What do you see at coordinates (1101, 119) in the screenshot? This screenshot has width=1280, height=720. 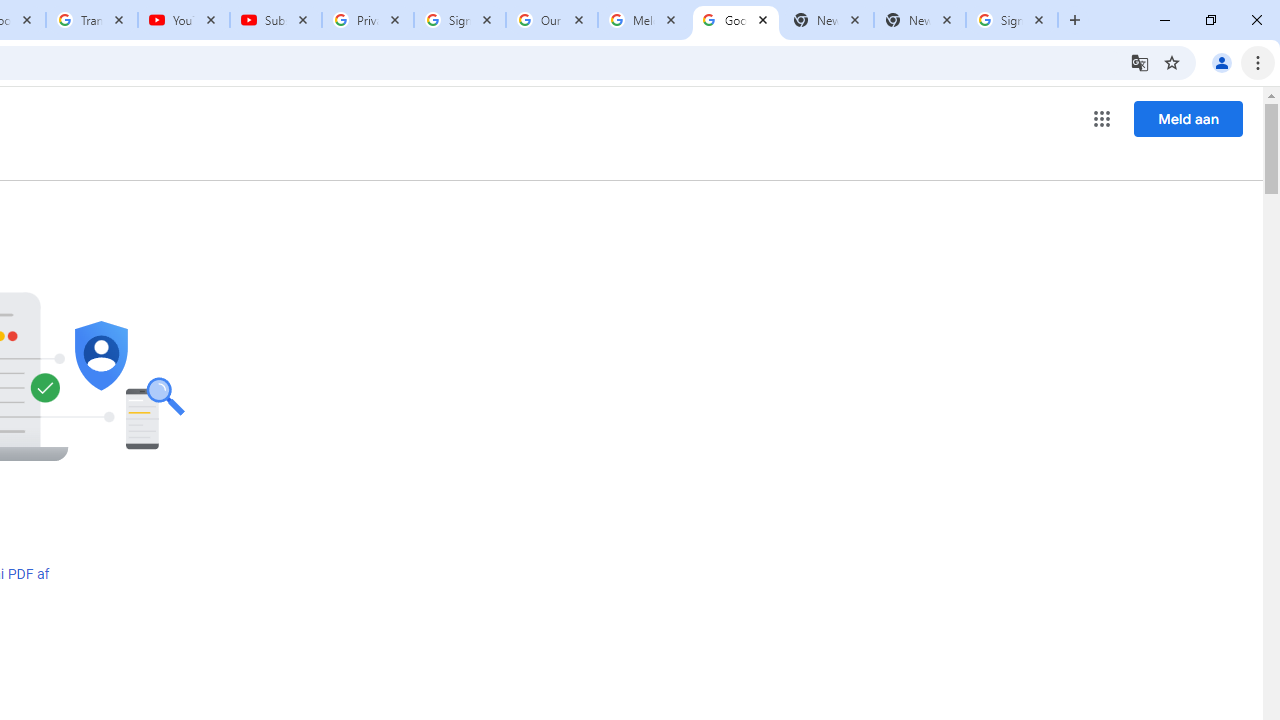 I see `'Google-programme'` at bounding box center [1101, 119].